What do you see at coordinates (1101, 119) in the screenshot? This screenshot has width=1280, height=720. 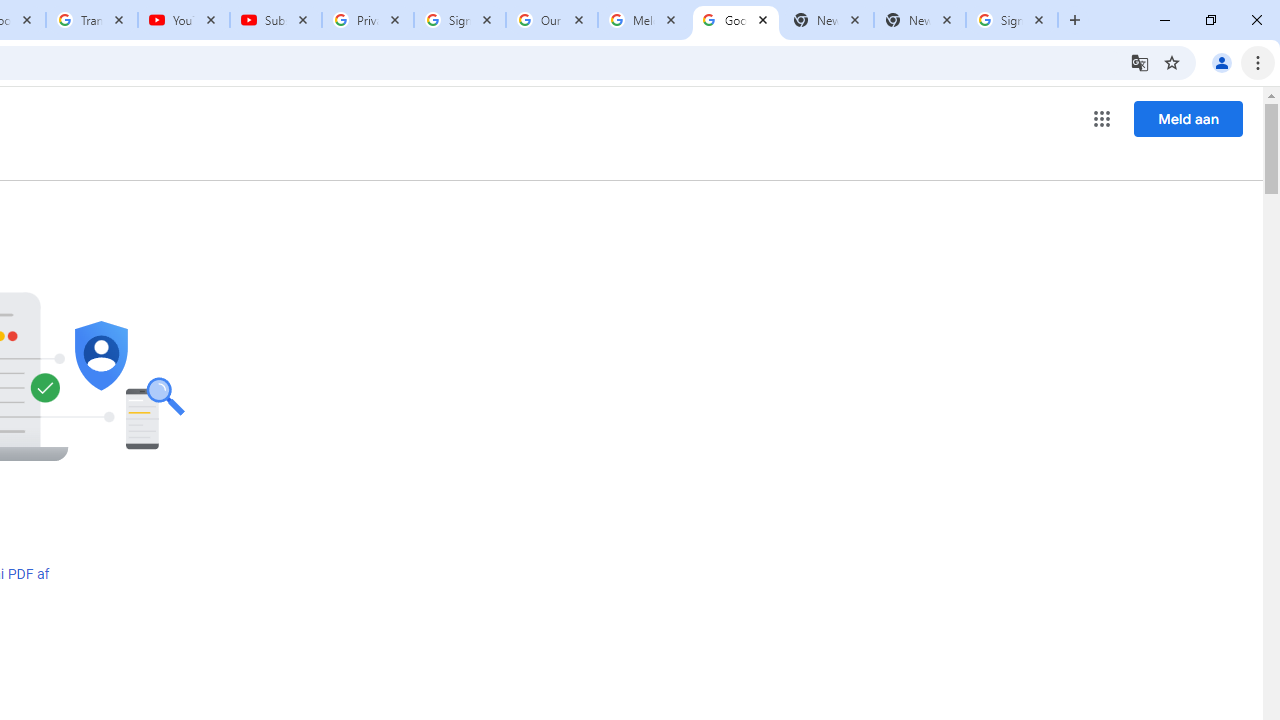 I see `'Google-programme'` at bounding box center [1101, 119].